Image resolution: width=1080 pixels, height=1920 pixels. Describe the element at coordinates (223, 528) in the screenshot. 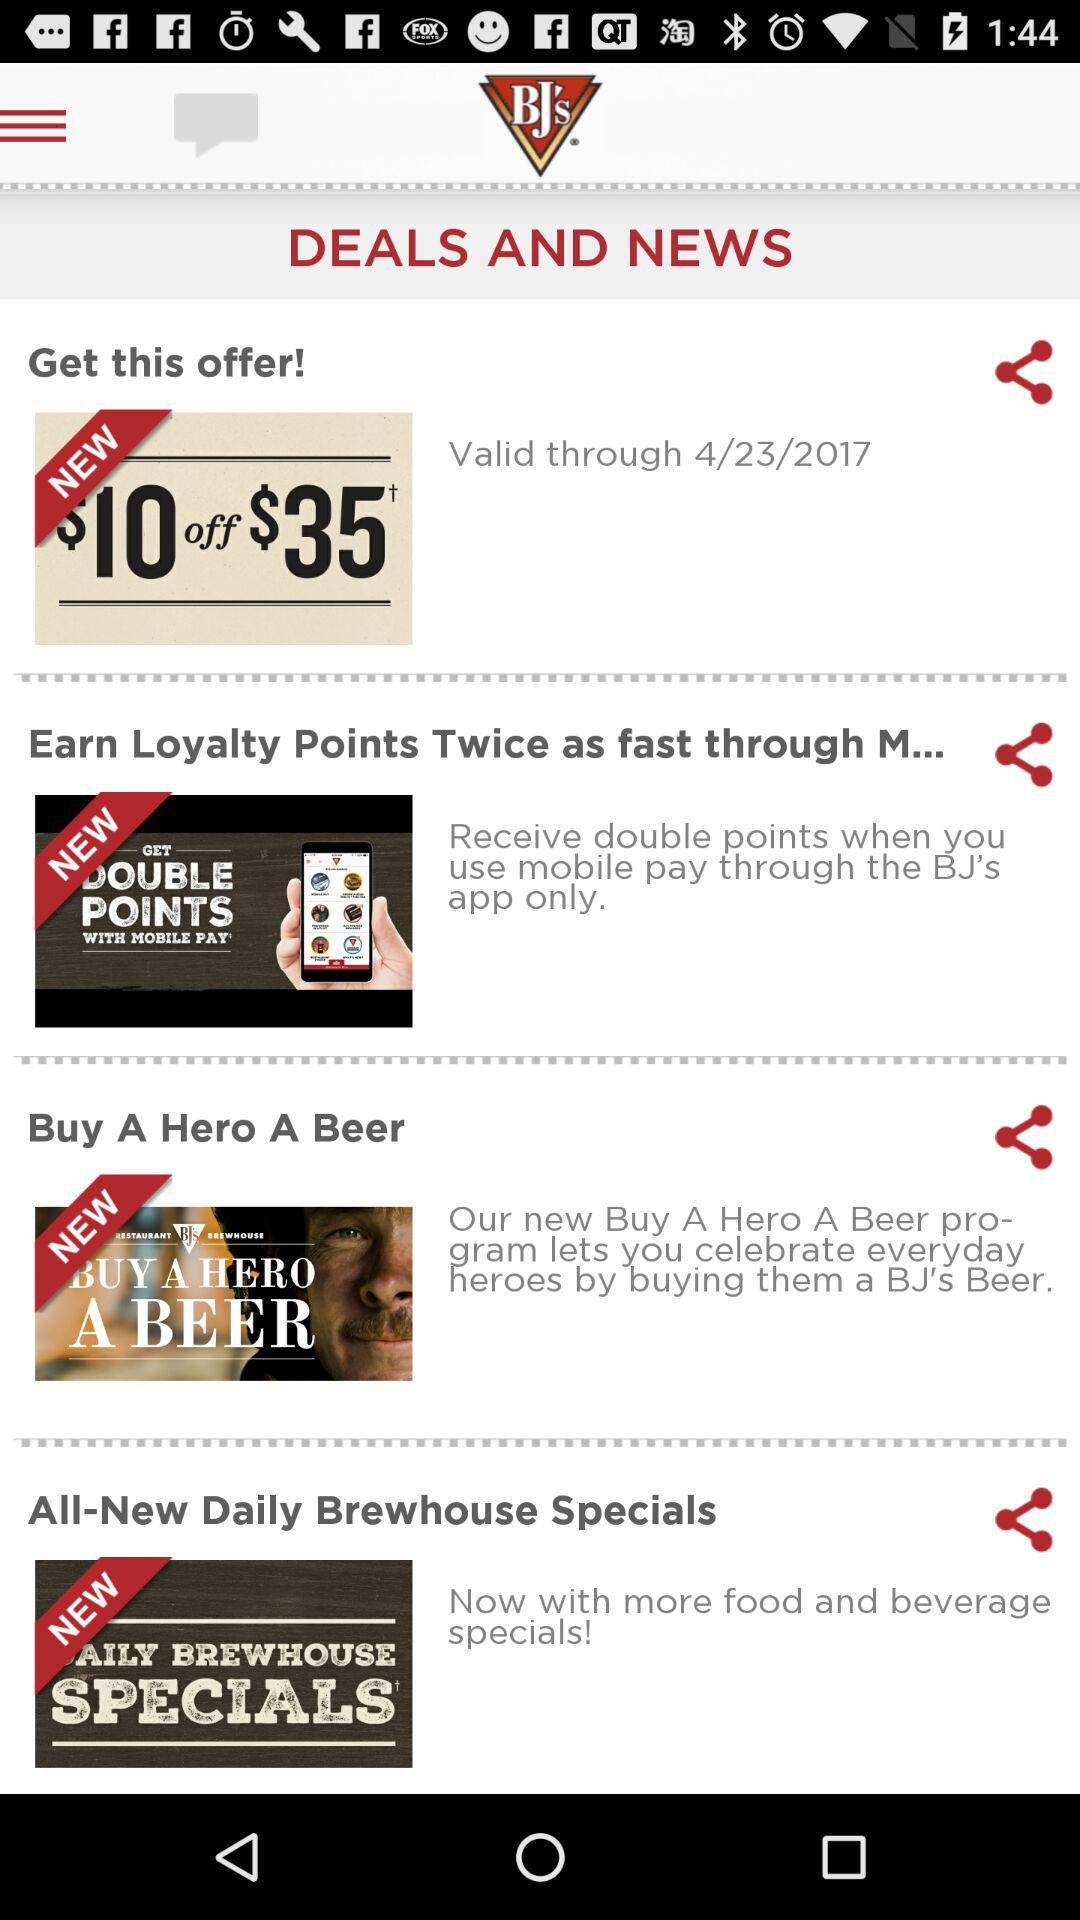

I see `this offer` at that location.